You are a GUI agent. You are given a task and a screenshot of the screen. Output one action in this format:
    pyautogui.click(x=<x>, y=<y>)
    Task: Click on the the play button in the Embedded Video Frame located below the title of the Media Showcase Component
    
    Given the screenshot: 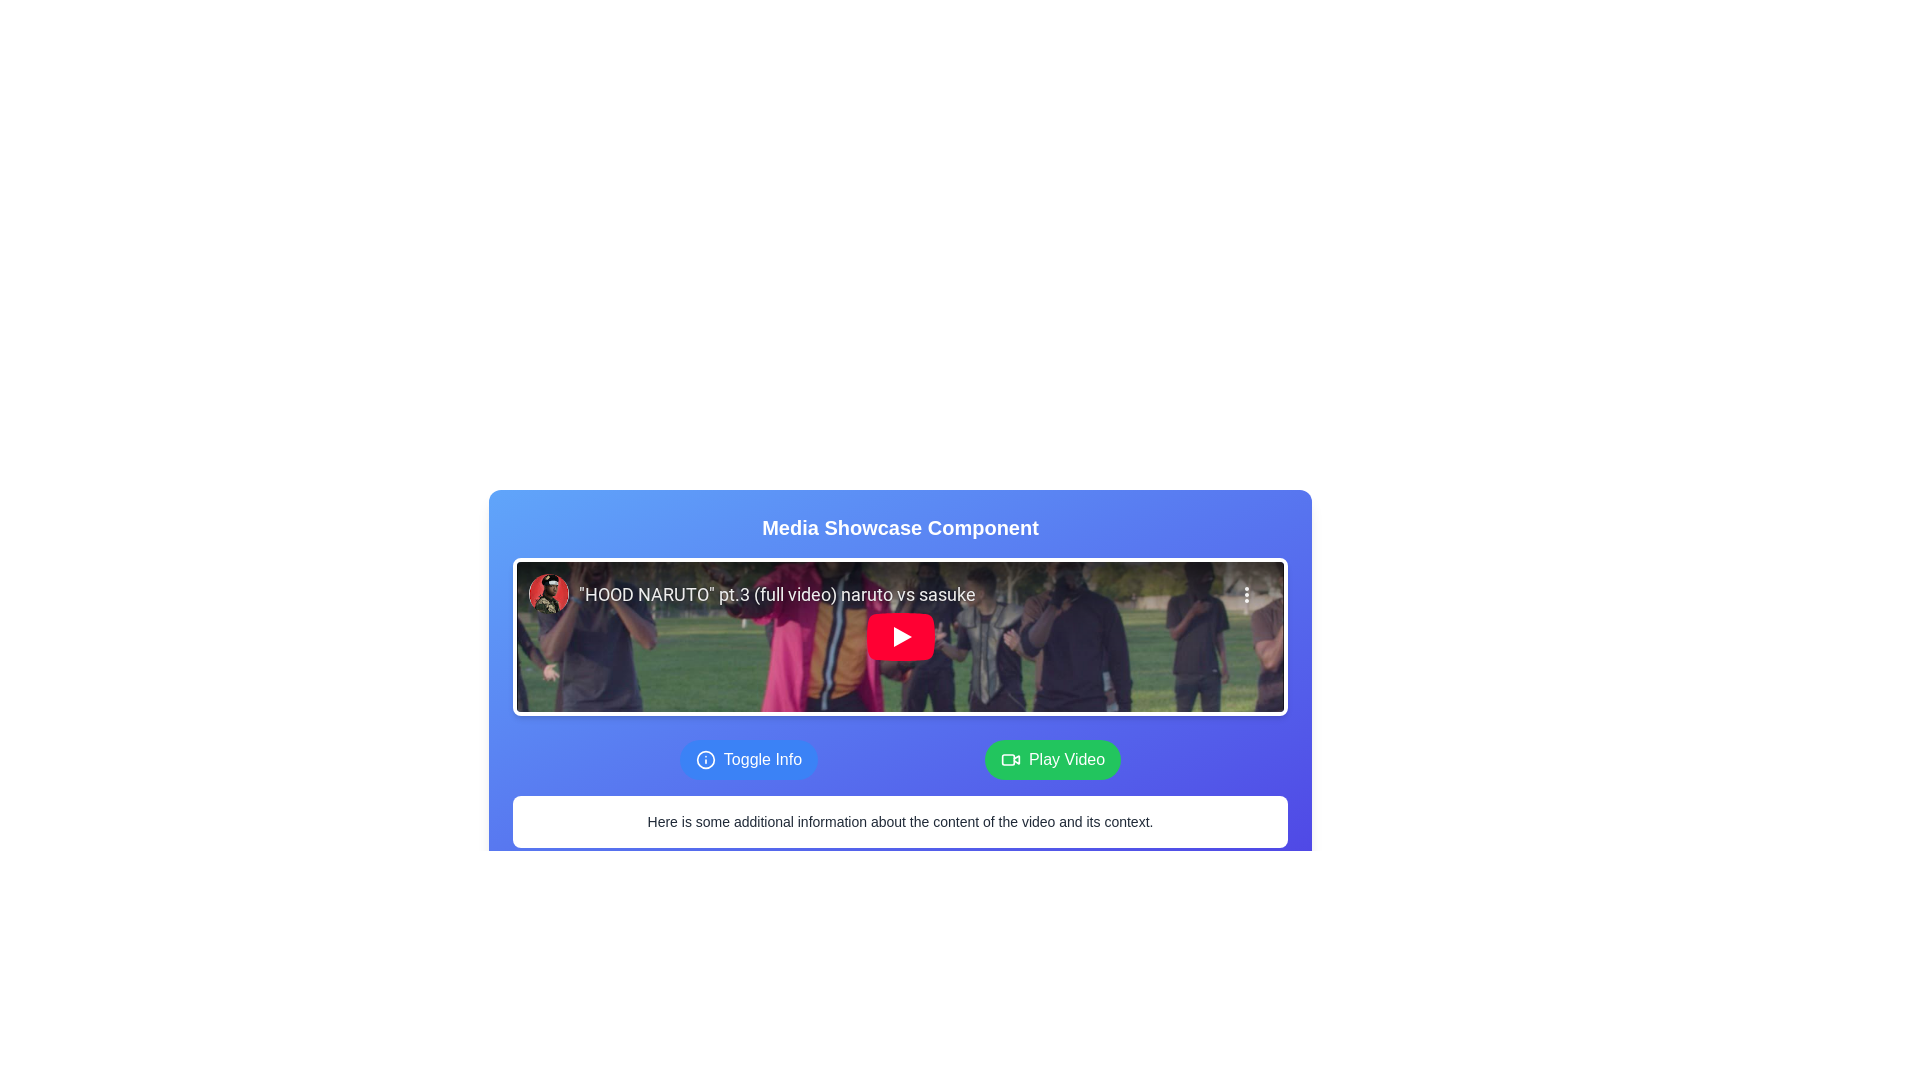 What is the action you would take?
    pyautogui.click(x=899, y=636)
    